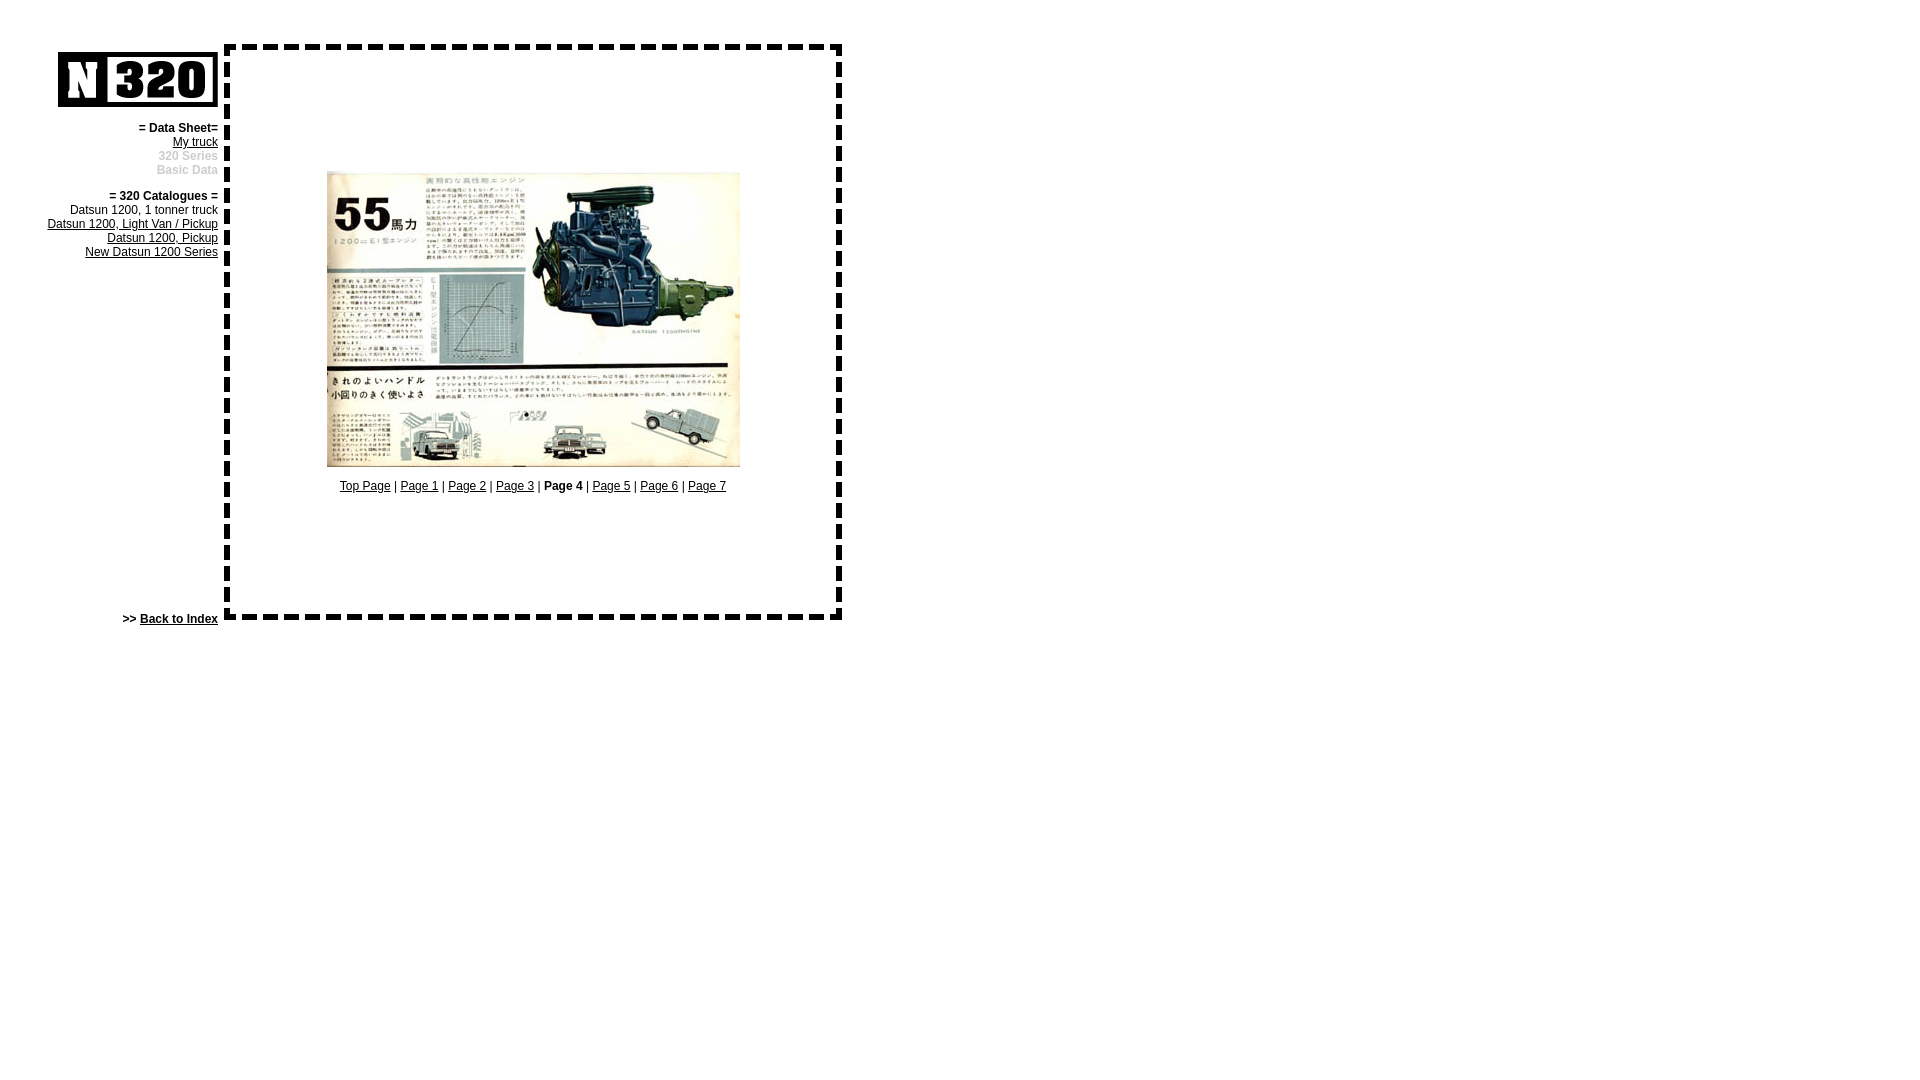 The image size is (1920, 1080). I want to click on 'Page 1', so click(417, 486).